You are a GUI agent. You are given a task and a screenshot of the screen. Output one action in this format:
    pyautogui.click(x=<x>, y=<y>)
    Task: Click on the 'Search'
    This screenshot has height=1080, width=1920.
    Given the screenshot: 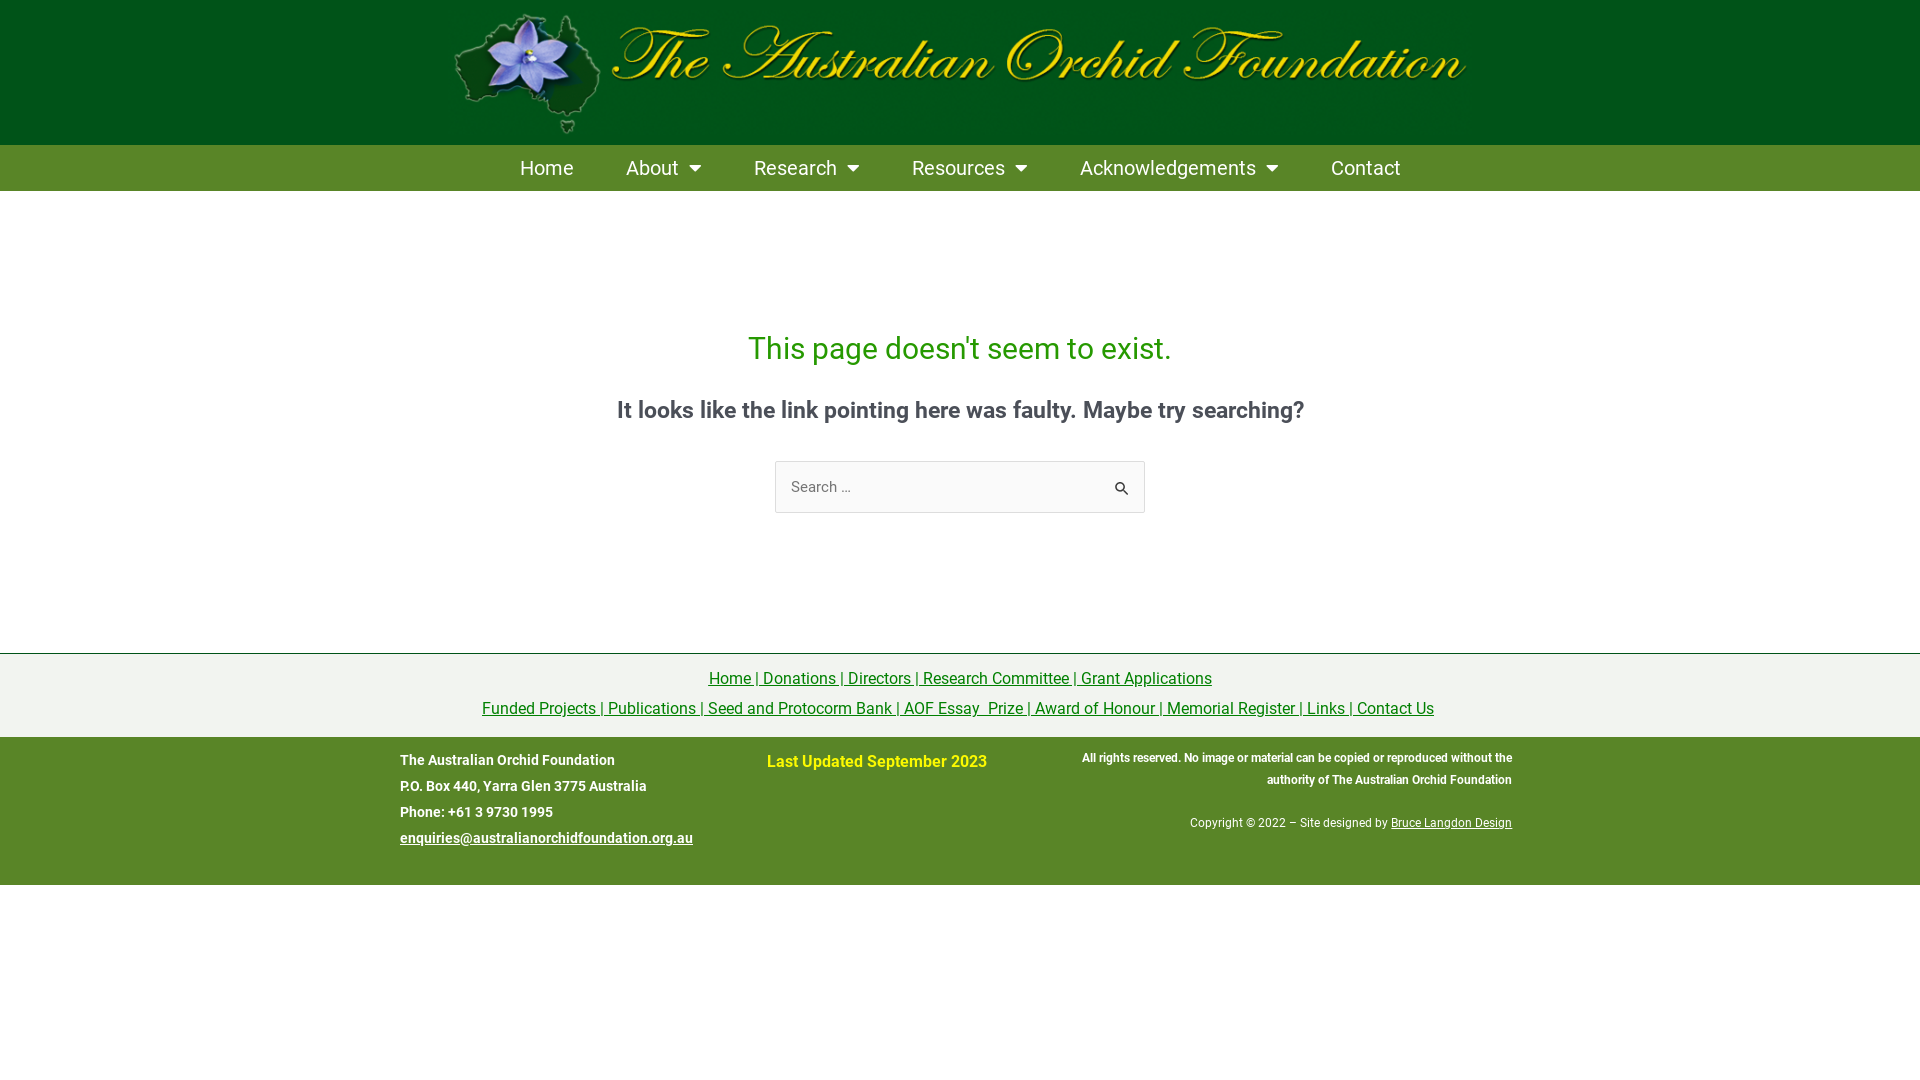 What is the action you would take?
    pyautogui.click(x=1122, y=481)
    